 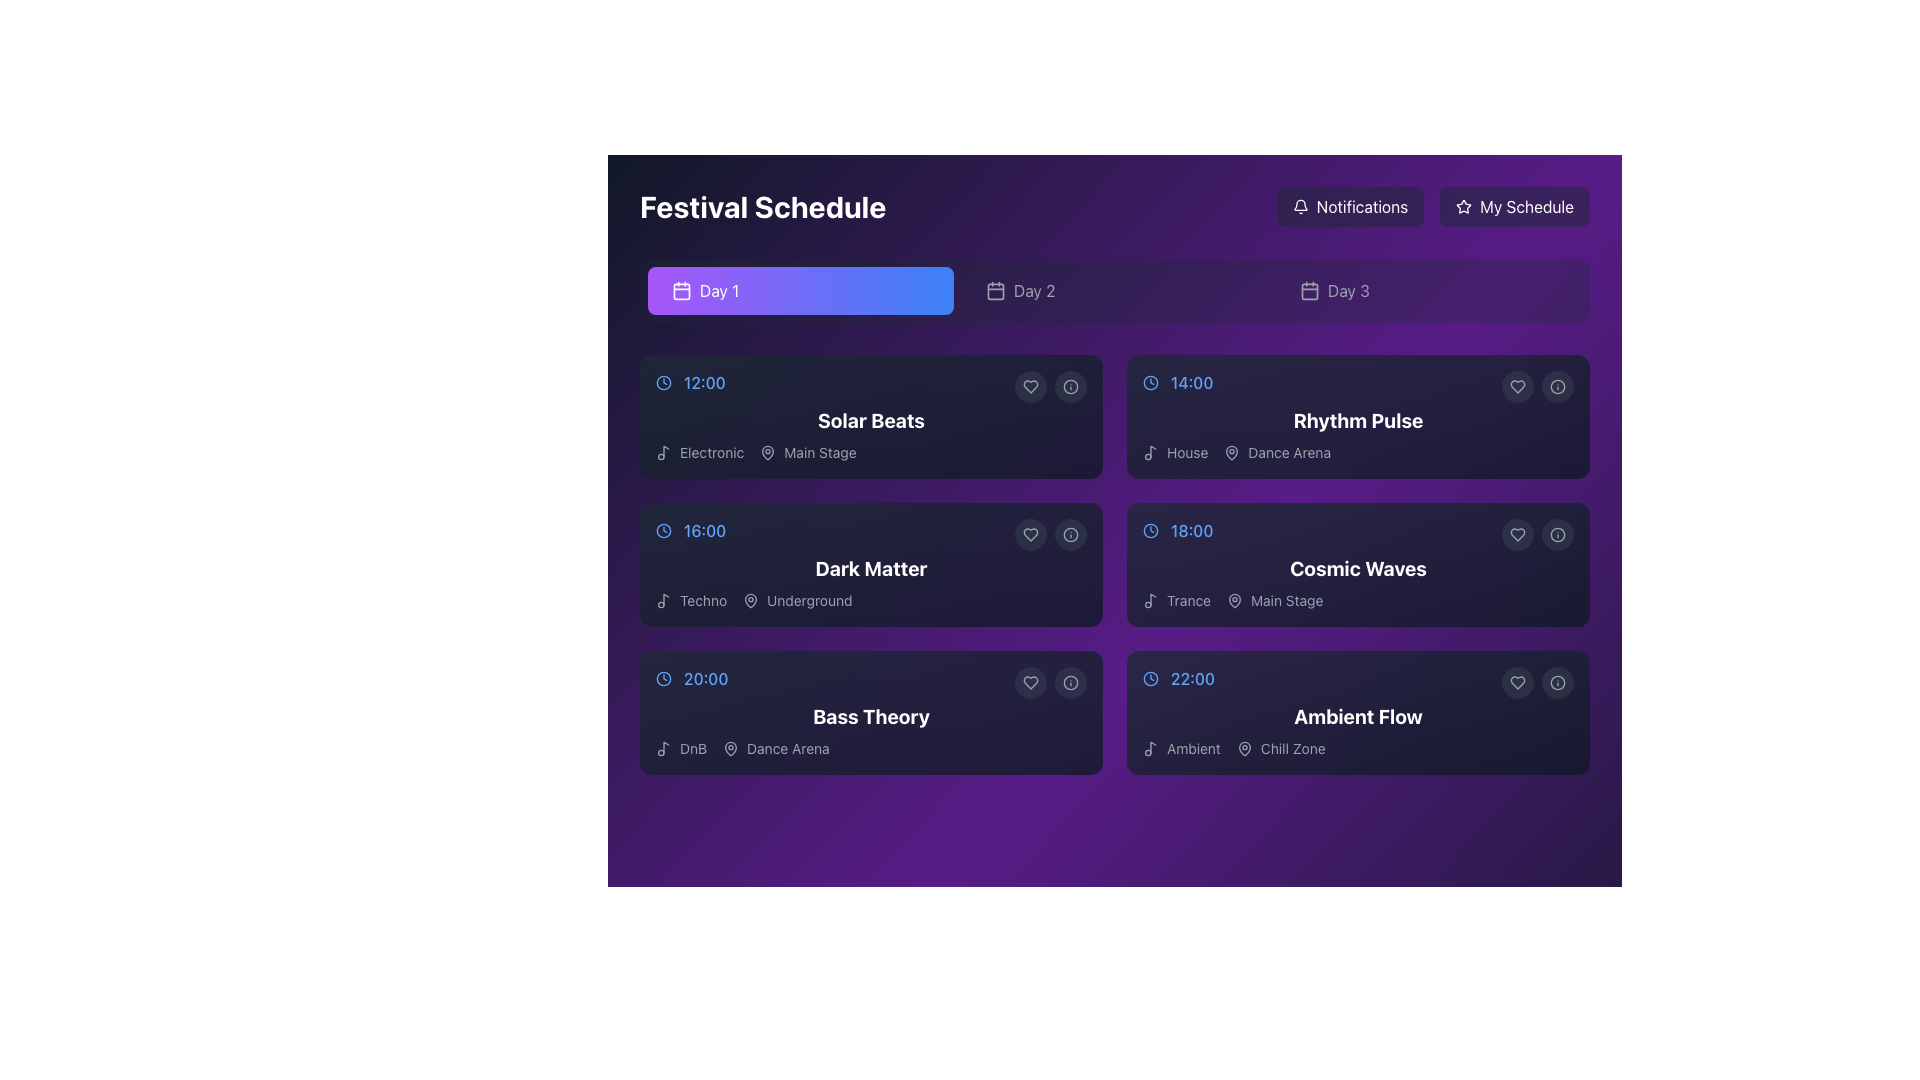 What do you see at coordinates (1192, 382) in the screenshot?
I see `the text label displaying '14:00' in blue font color, located on the right side within the second row of the schedule grid, adjacent to the 'Rhythm Pulse' title` at bounding box center [1192, 382].